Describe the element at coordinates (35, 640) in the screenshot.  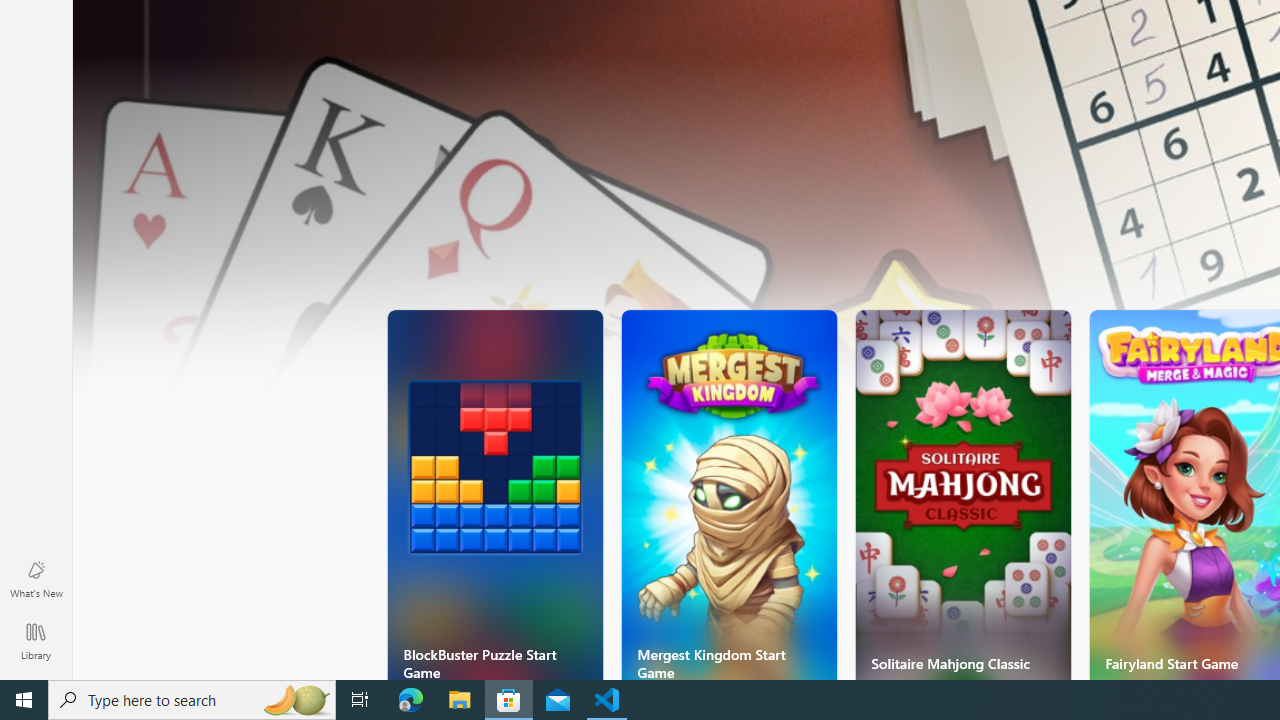
I see `'Library'` at that location.